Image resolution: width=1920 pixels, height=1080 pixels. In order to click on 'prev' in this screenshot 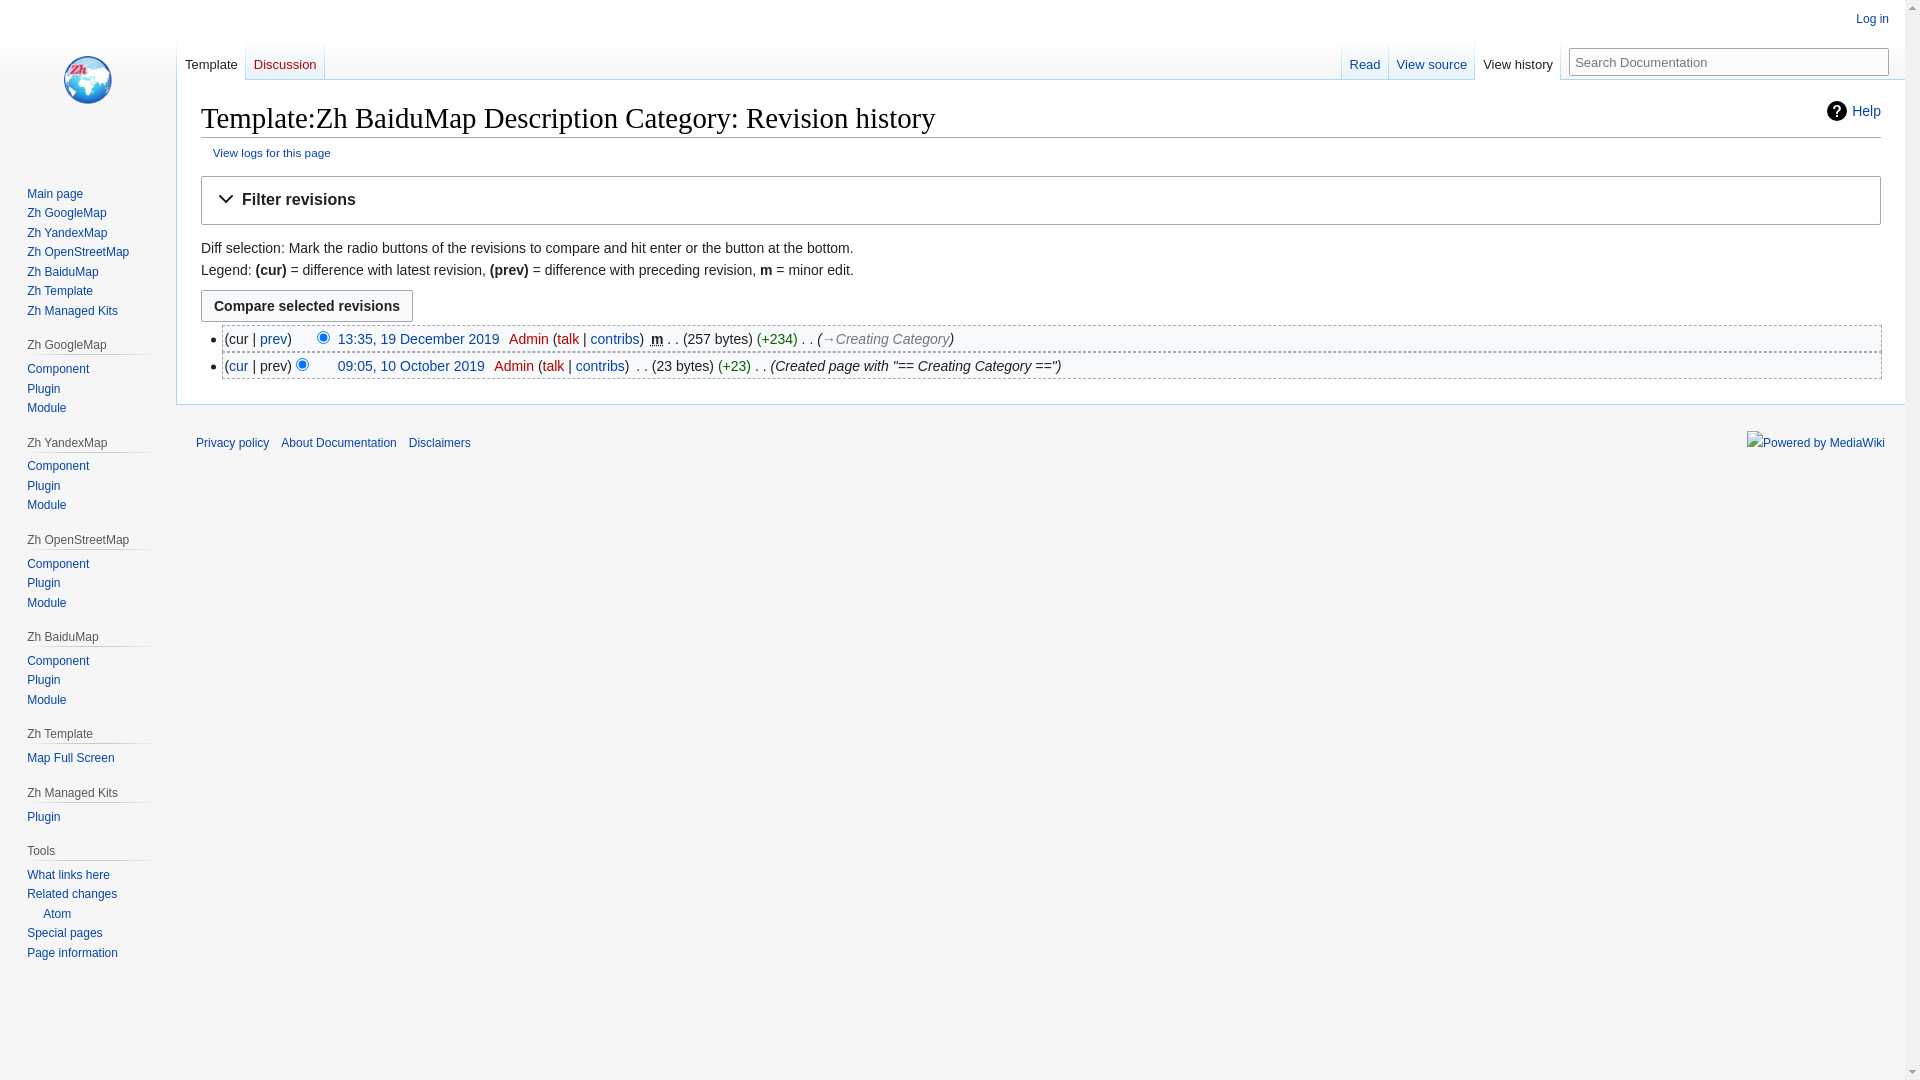, I will do `click(272, 338)`.